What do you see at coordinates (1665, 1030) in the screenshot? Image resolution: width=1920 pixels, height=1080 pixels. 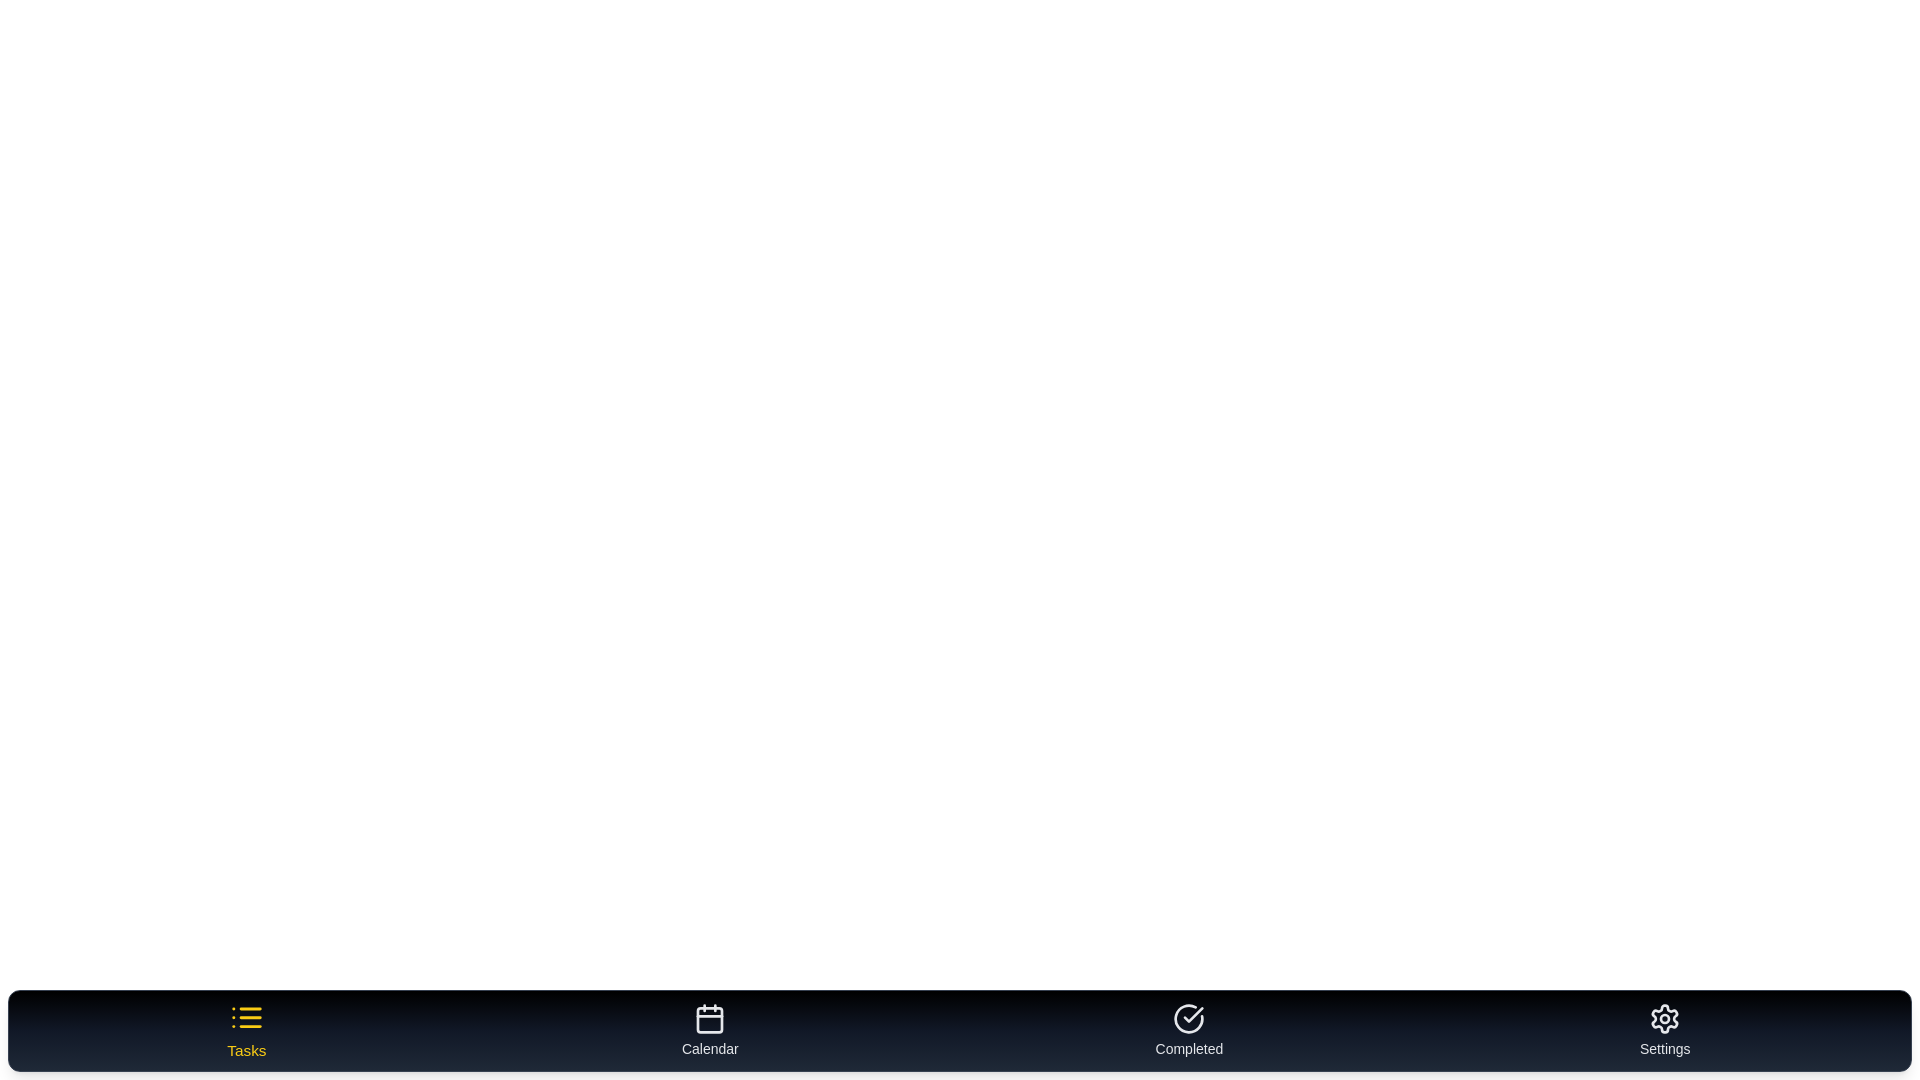 I see `the tab labeled 'Settings' to preview its behavior` at bounding box center [1665, 1030].